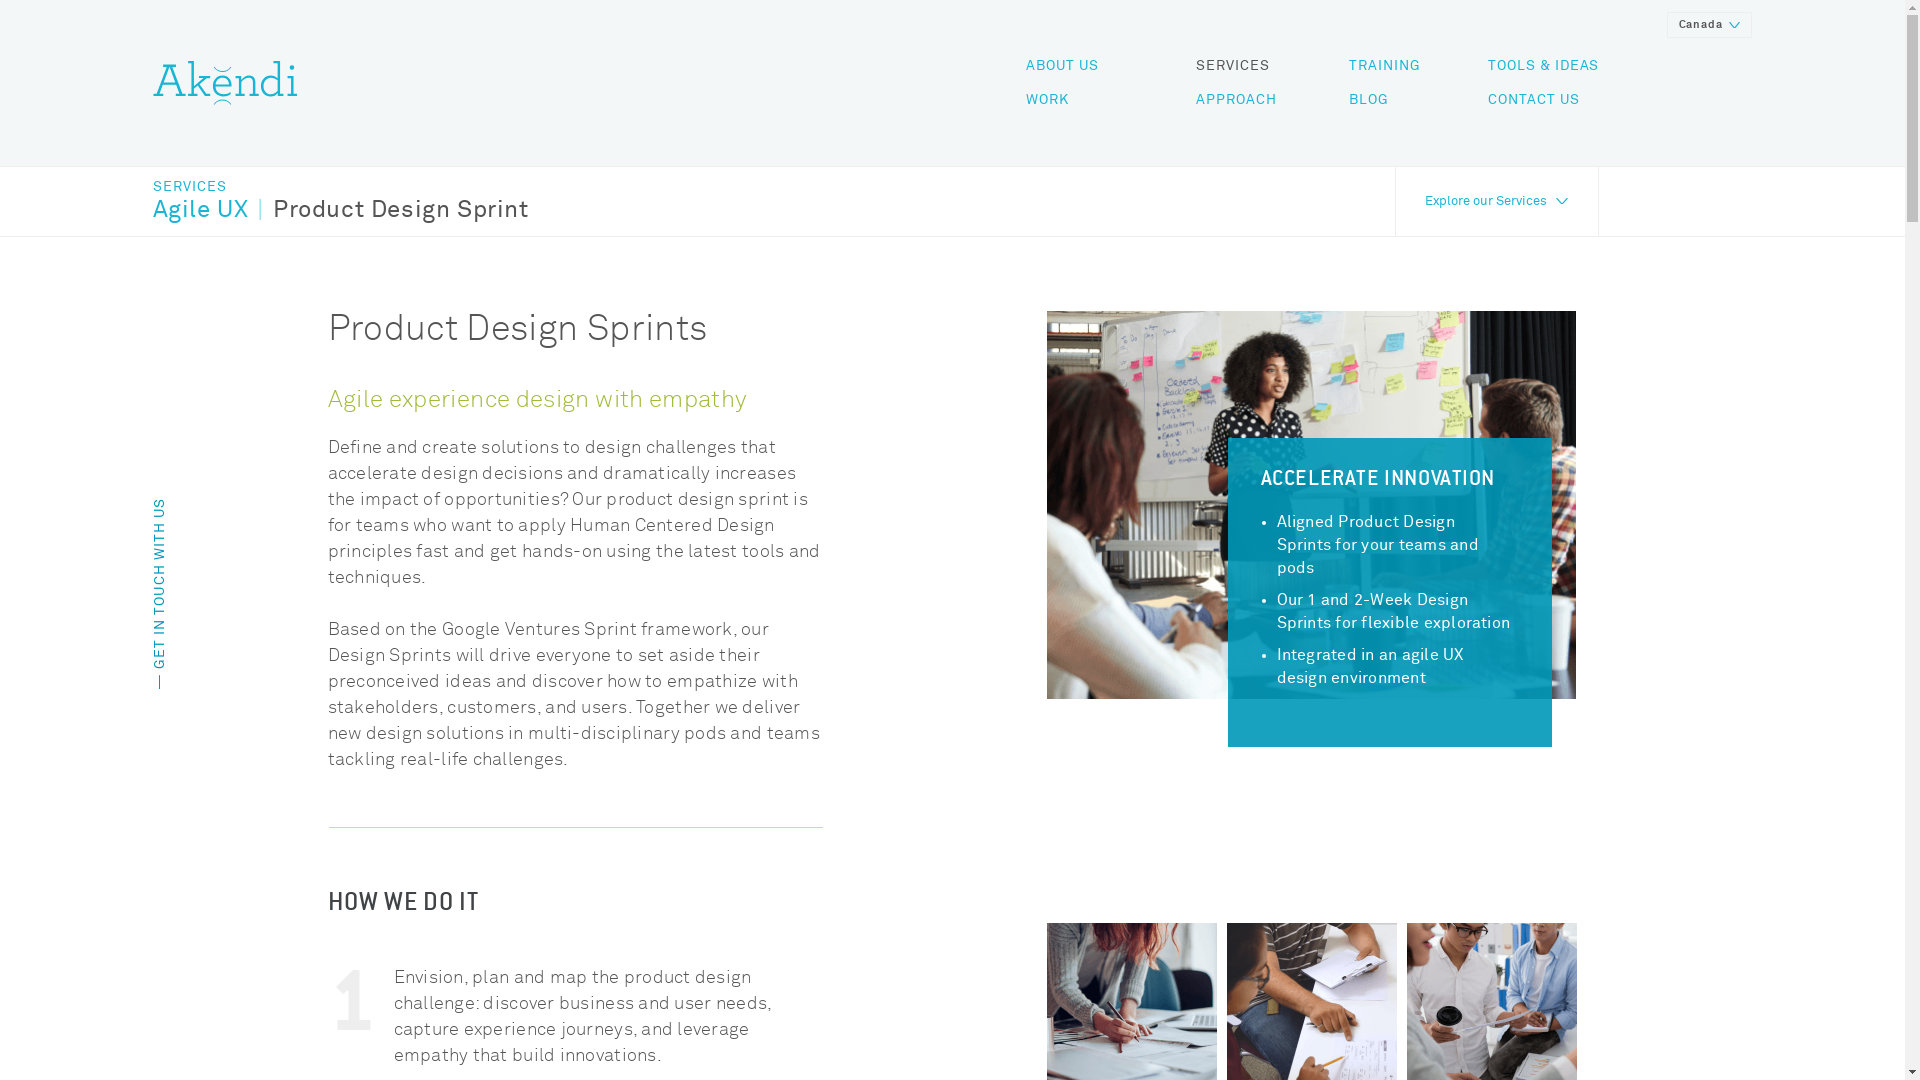  I want to click on 'APPROACH', so click(1235, 100).